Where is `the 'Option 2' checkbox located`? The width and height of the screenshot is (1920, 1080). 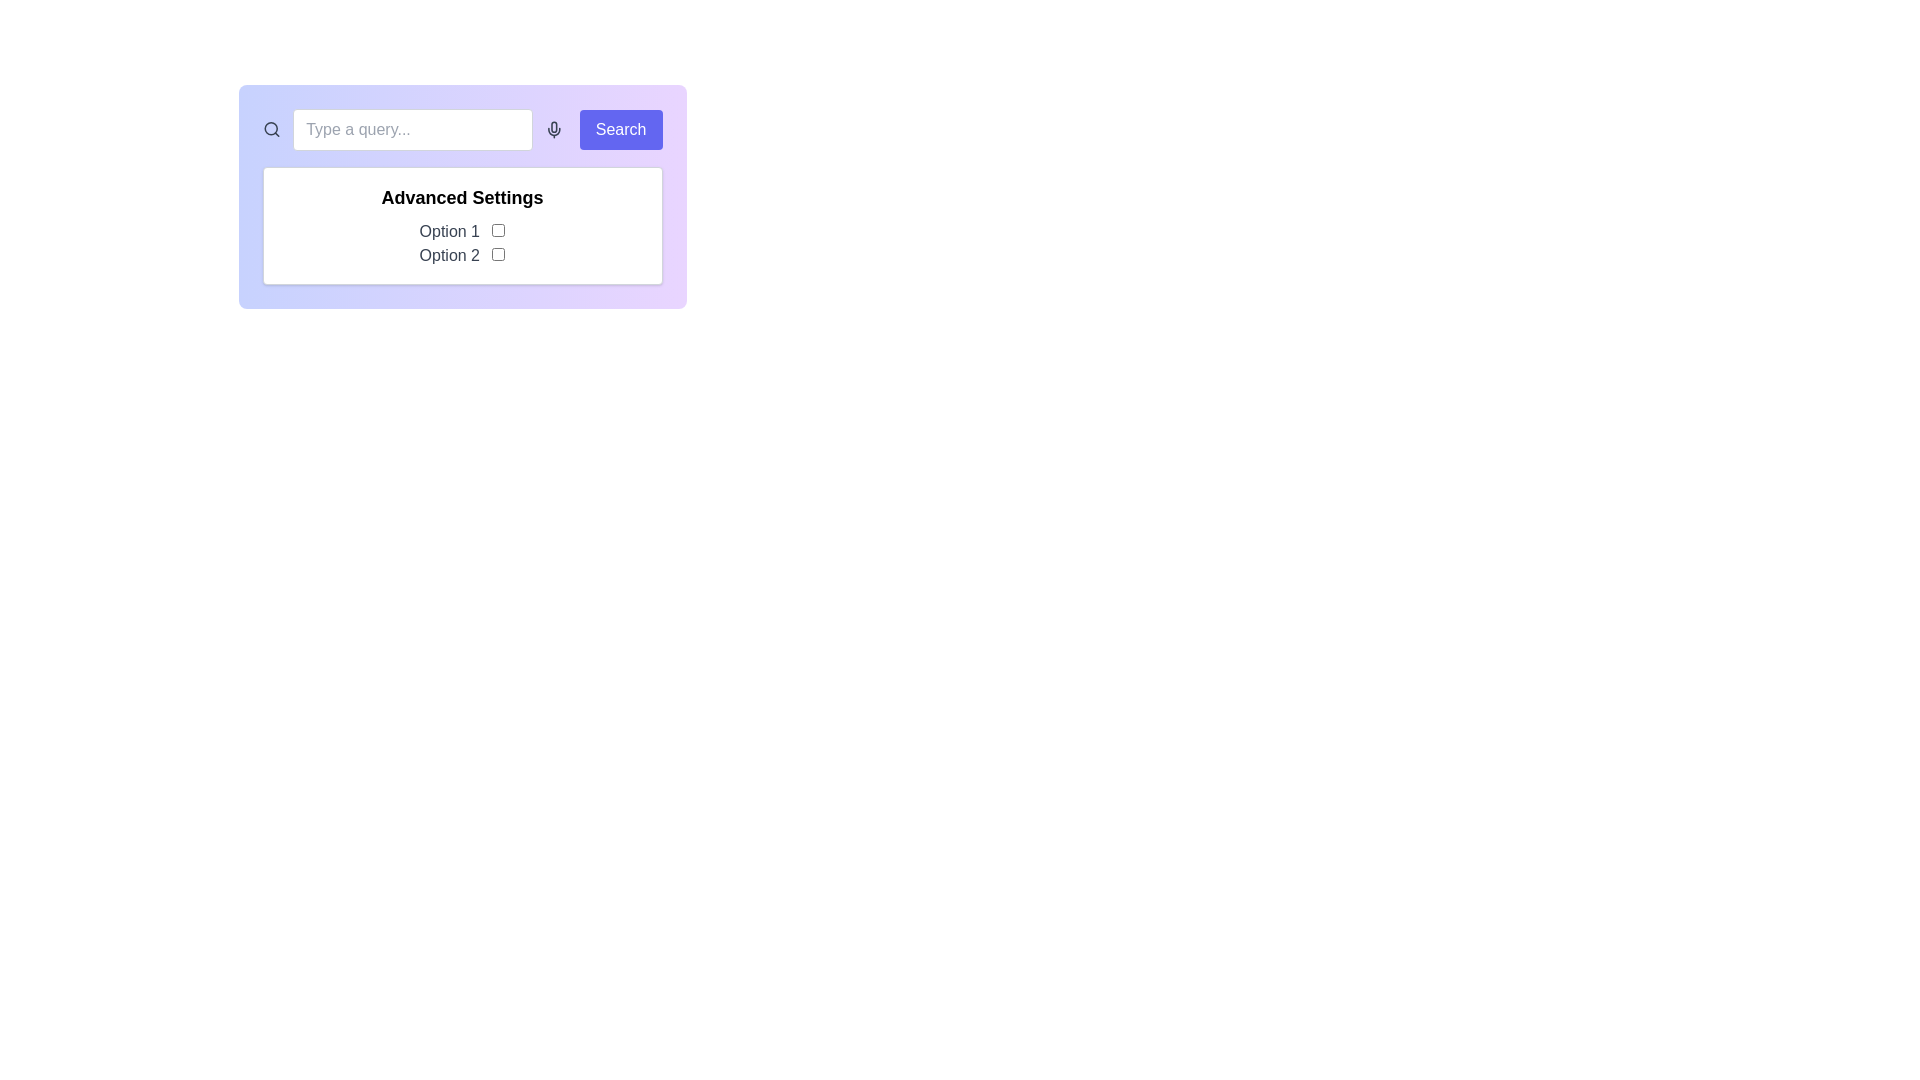
the 'Option 2' checkbox located is located at coordinates (499, 253).